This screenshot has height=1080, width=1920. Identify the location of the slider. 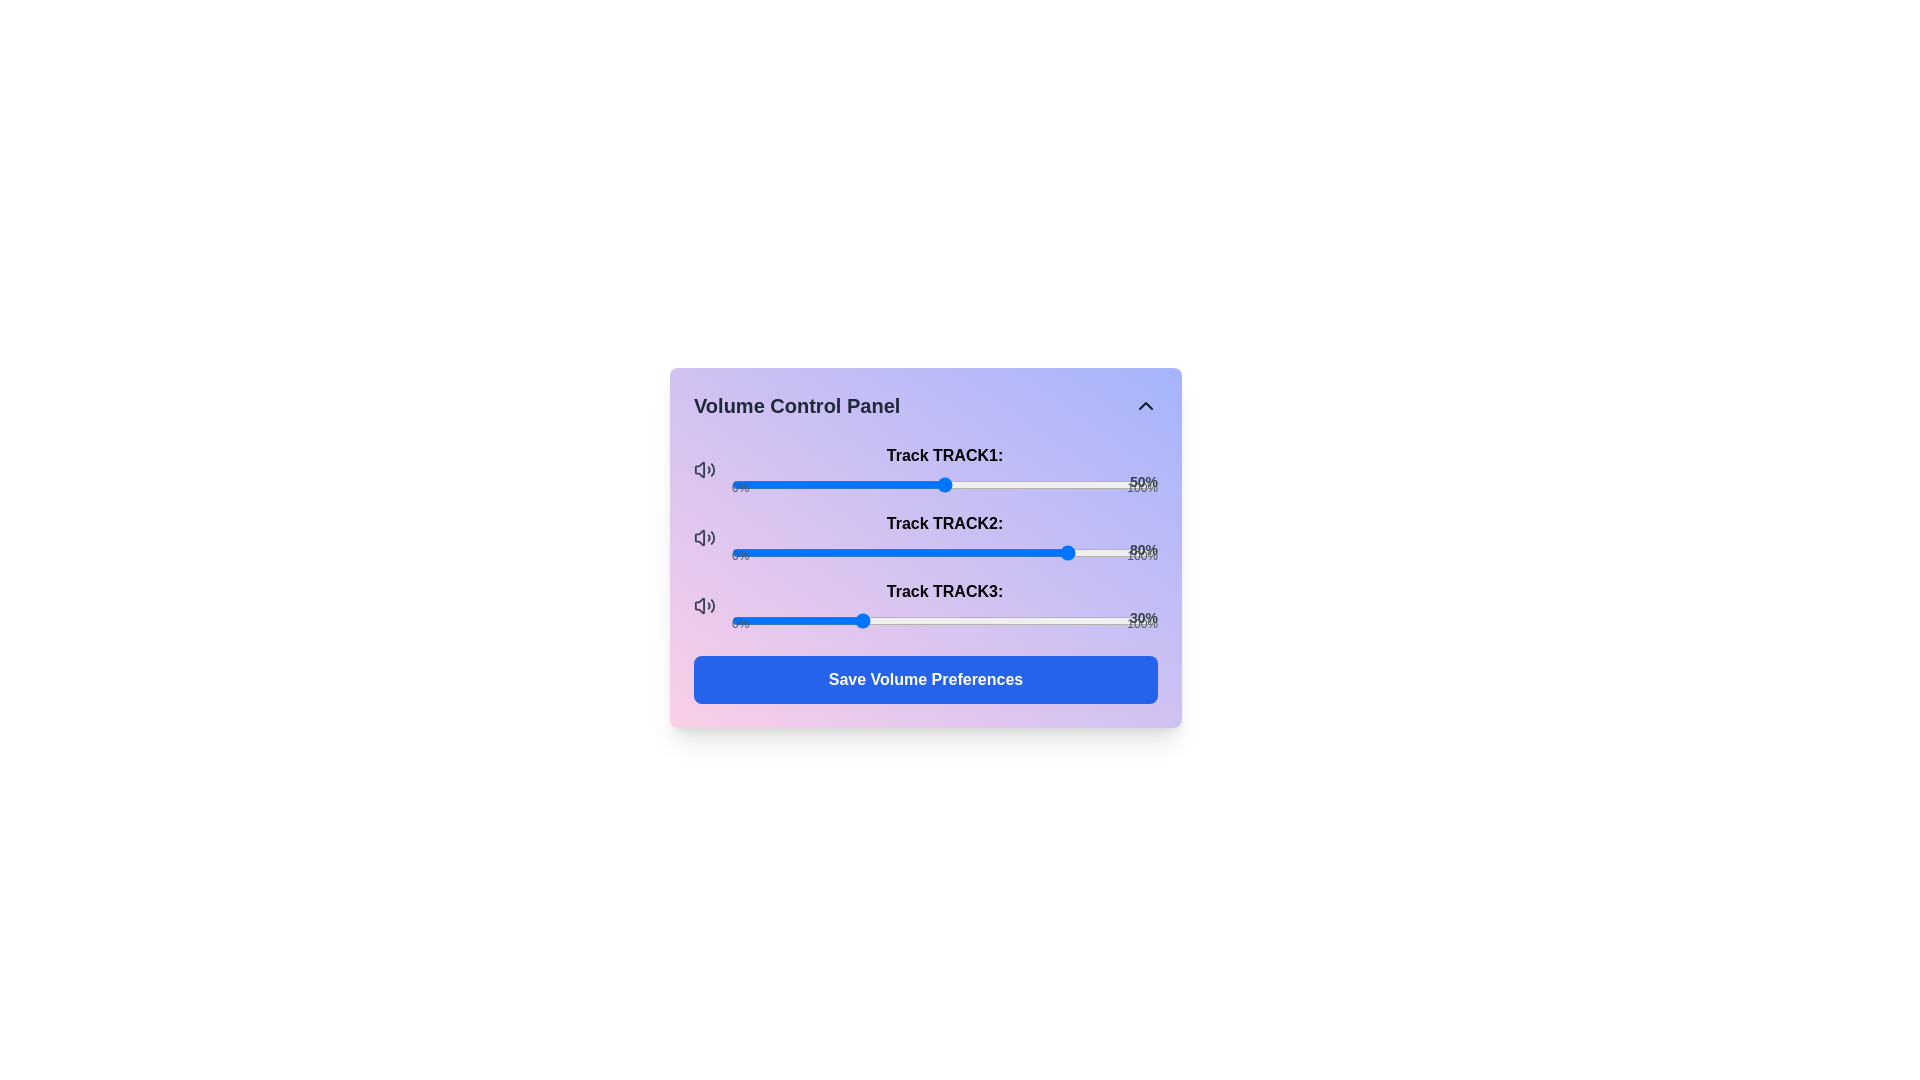
(842, 485).